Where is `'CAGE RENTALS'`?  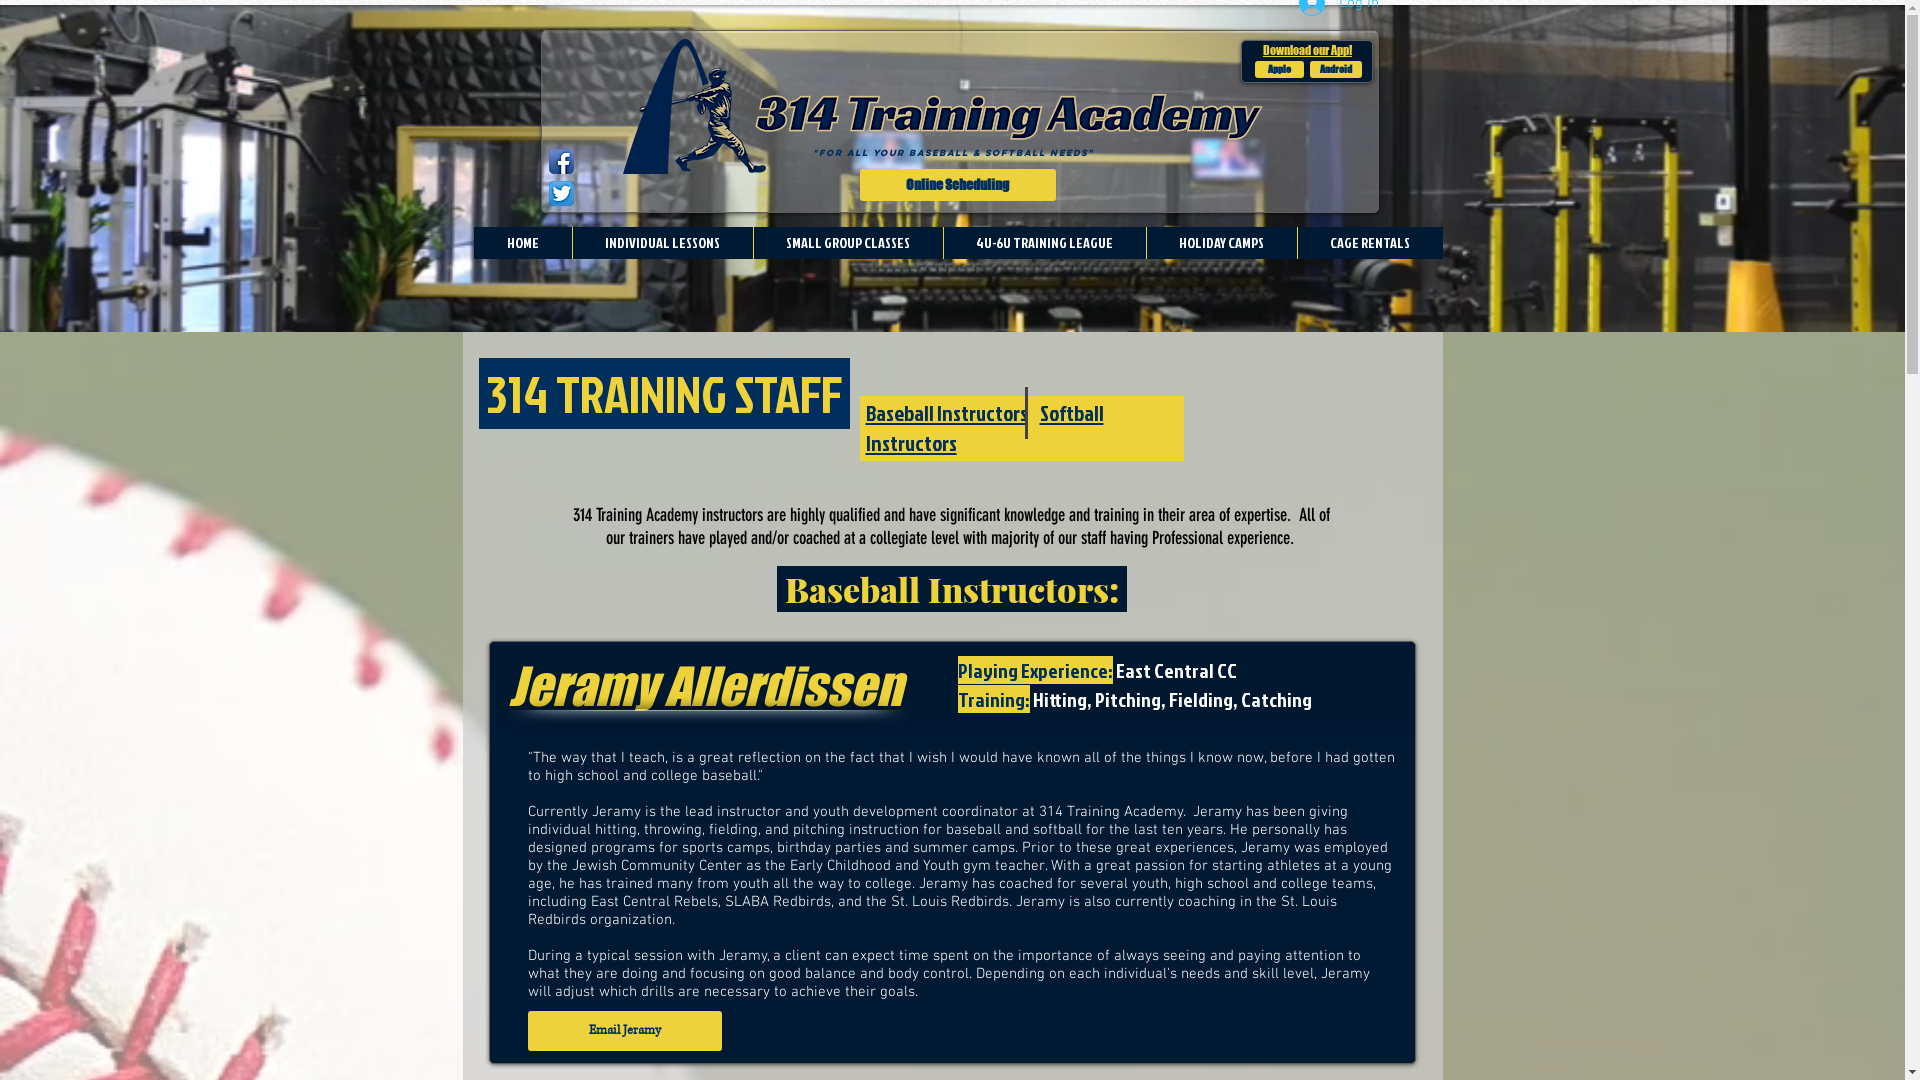
'CAGE RENTALS' is located at coordinates (1367, 242).